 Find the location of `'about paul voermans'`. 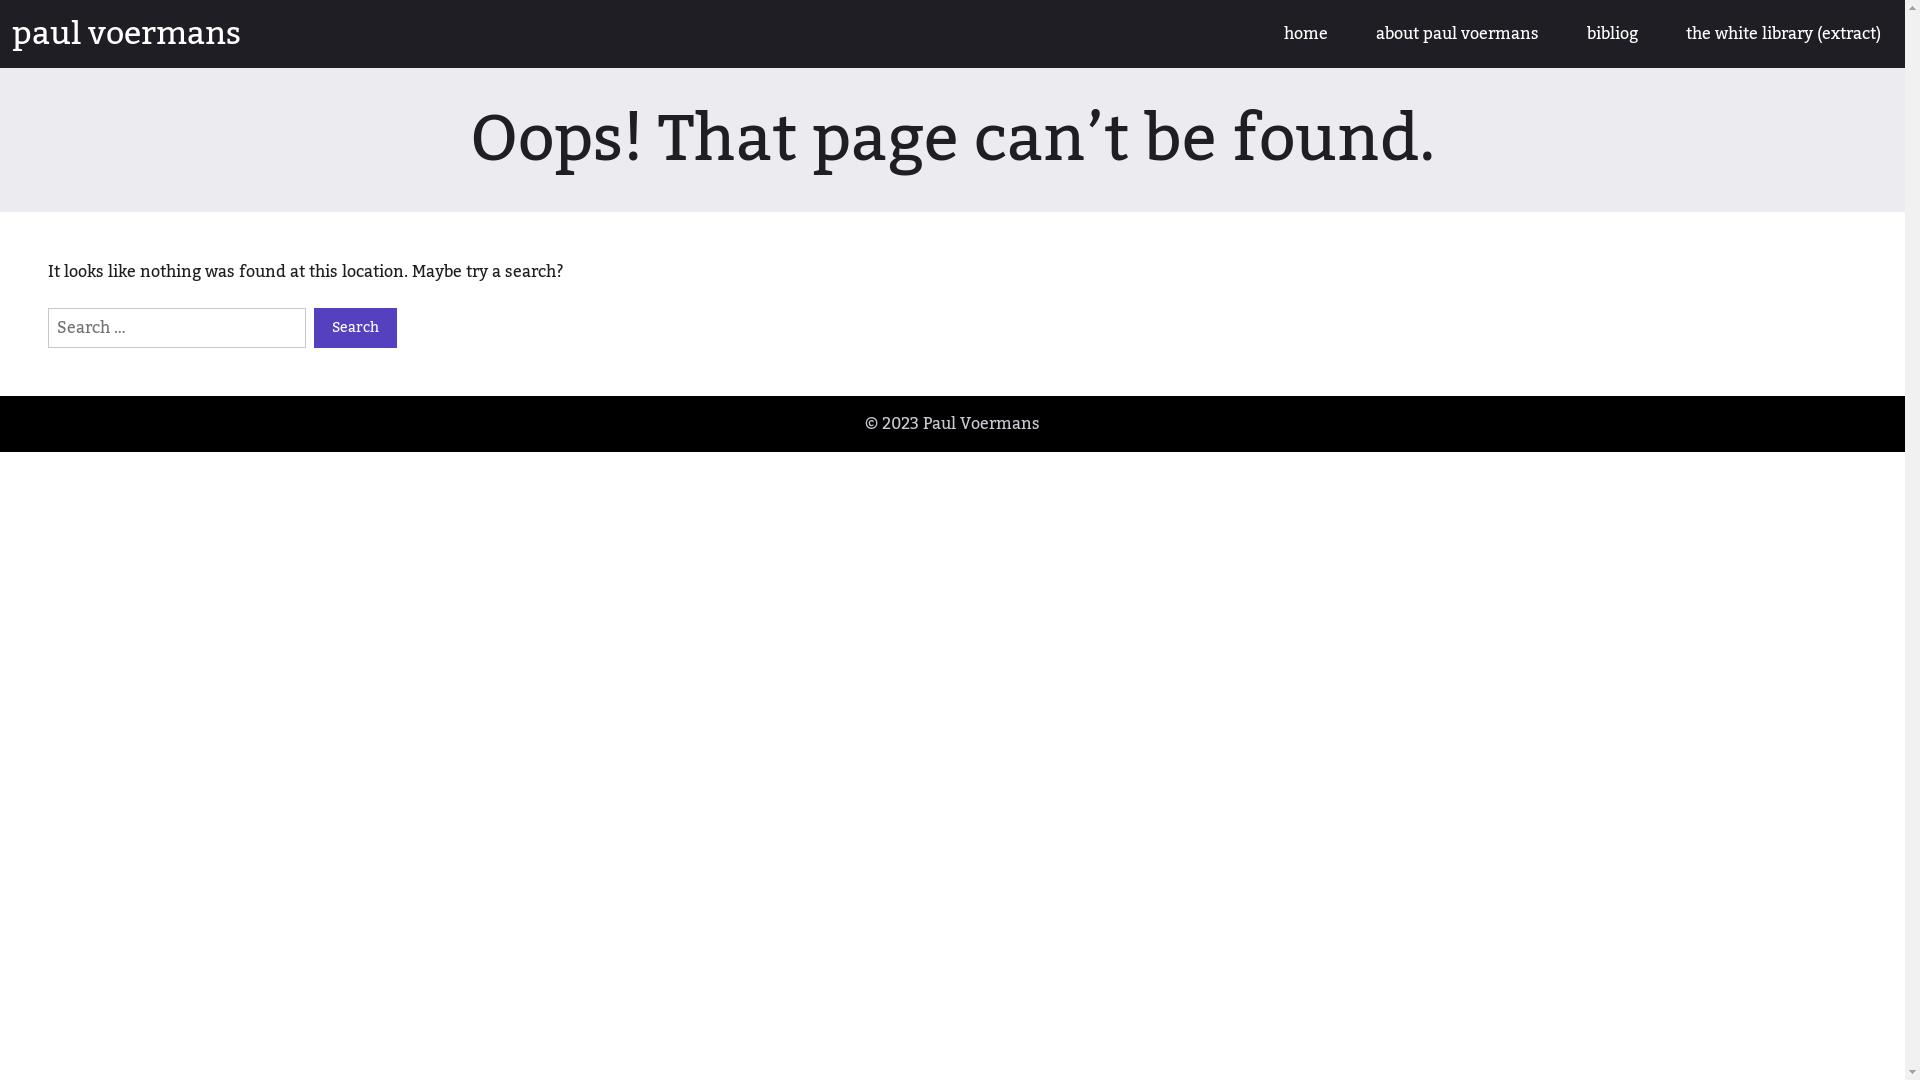

'about paul voermans' is located at coordinates (1457, 34).